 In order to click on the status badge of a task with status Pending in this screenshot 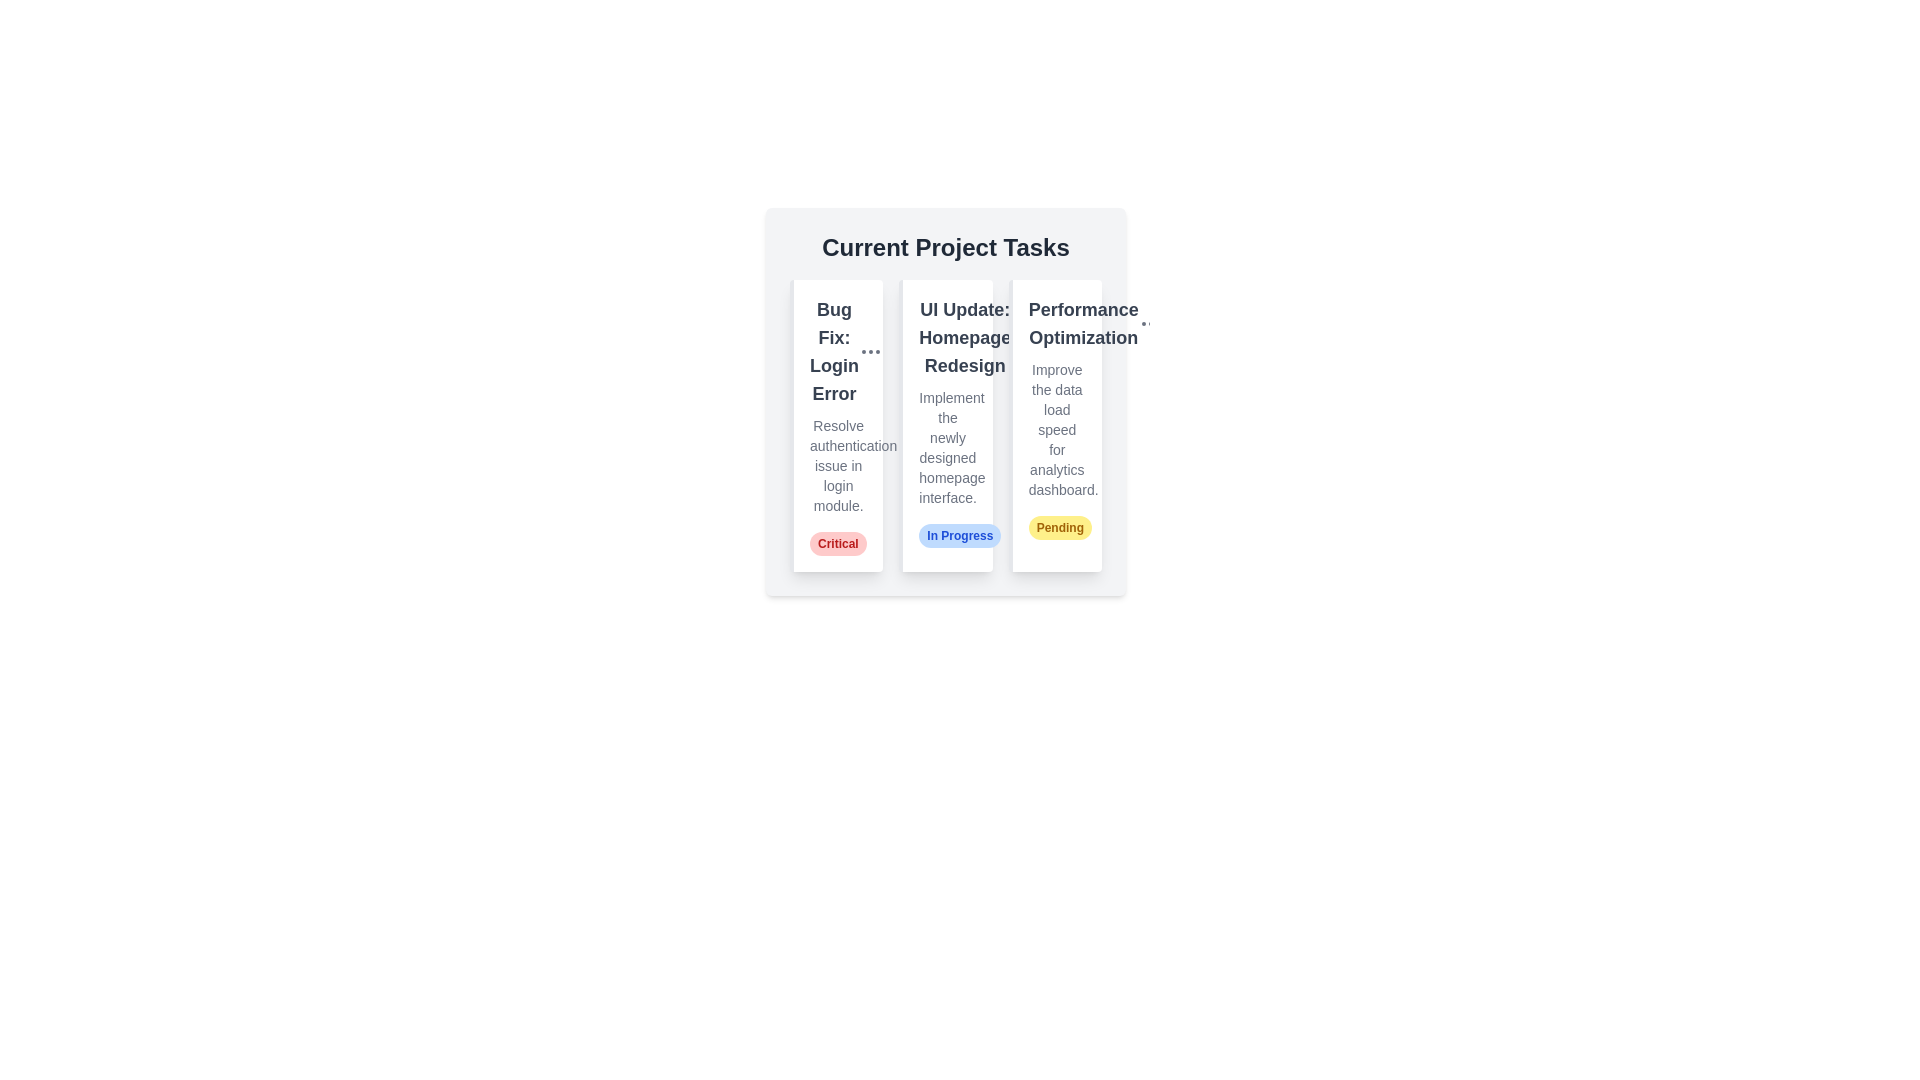, I will do `click(1059, 527)`.